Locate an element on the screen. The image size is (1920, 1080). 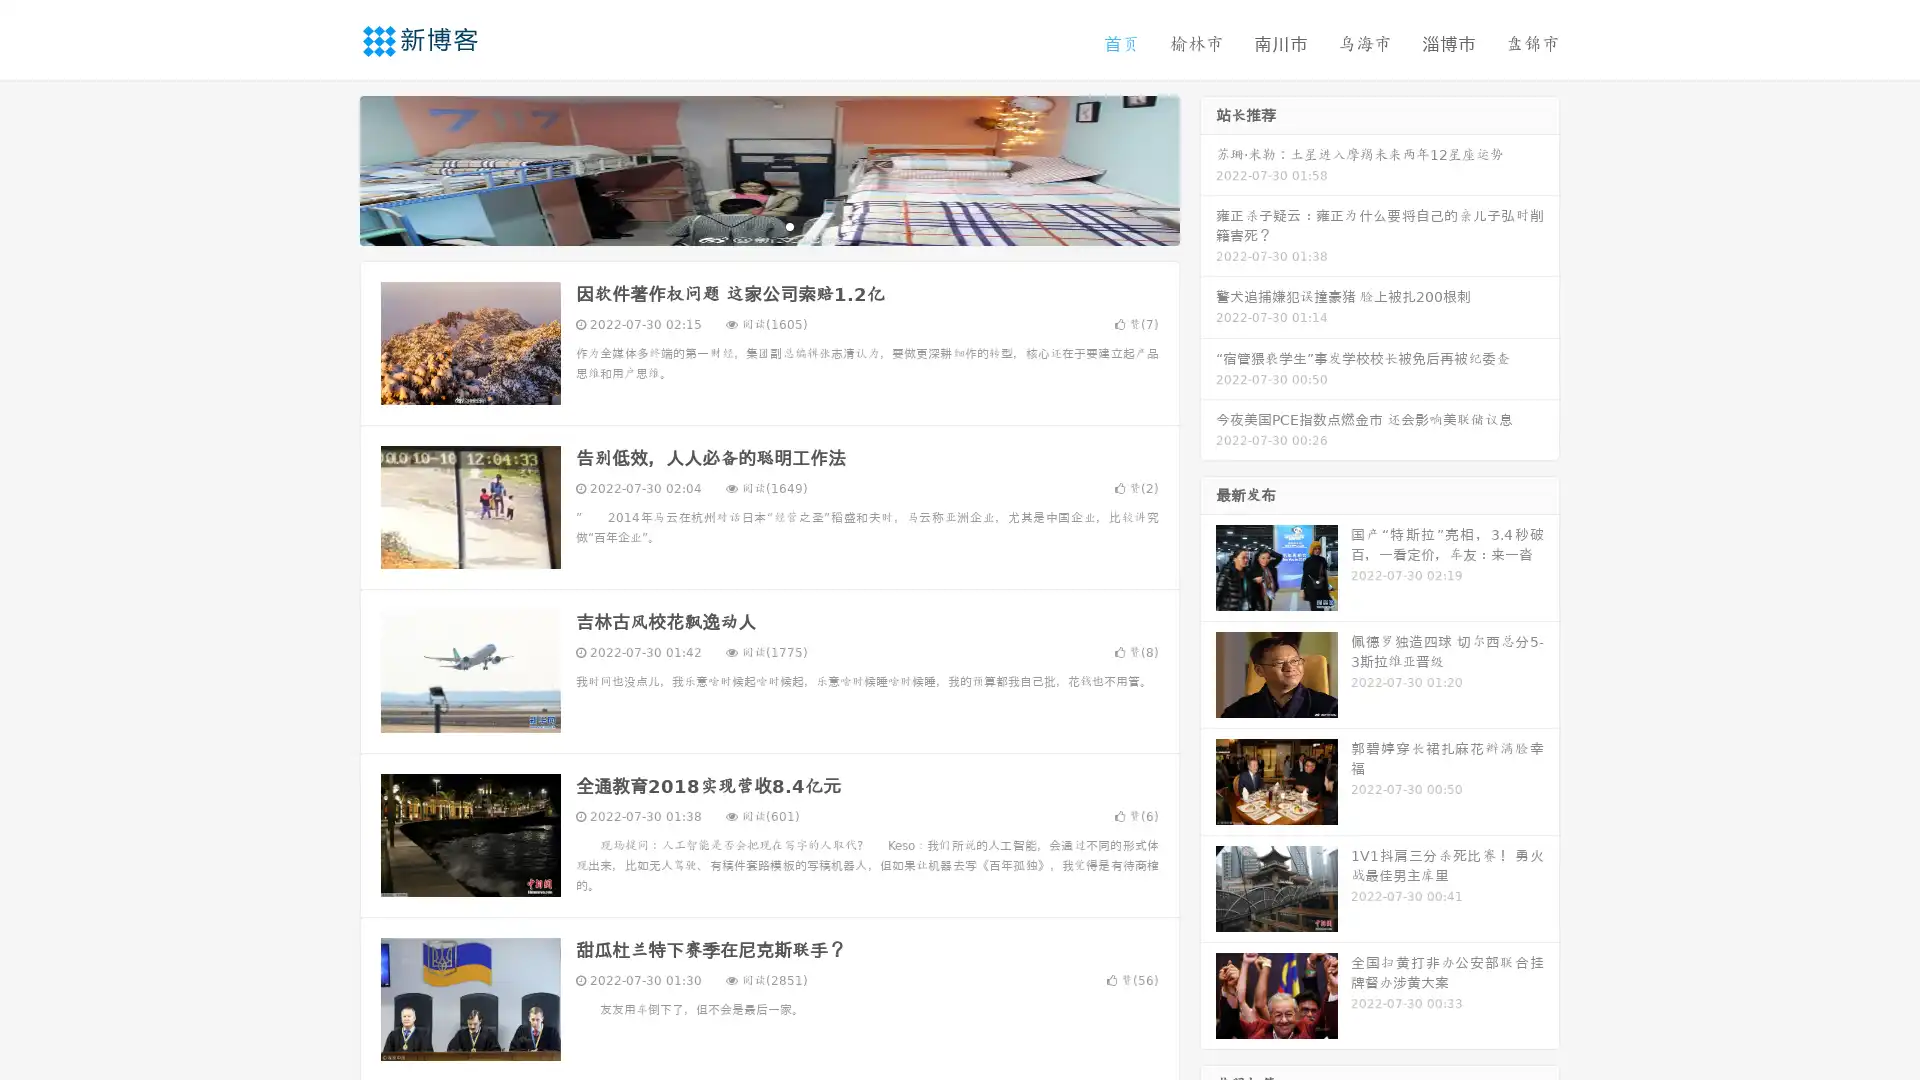
Previous slide is located at coordinates (330, 168).